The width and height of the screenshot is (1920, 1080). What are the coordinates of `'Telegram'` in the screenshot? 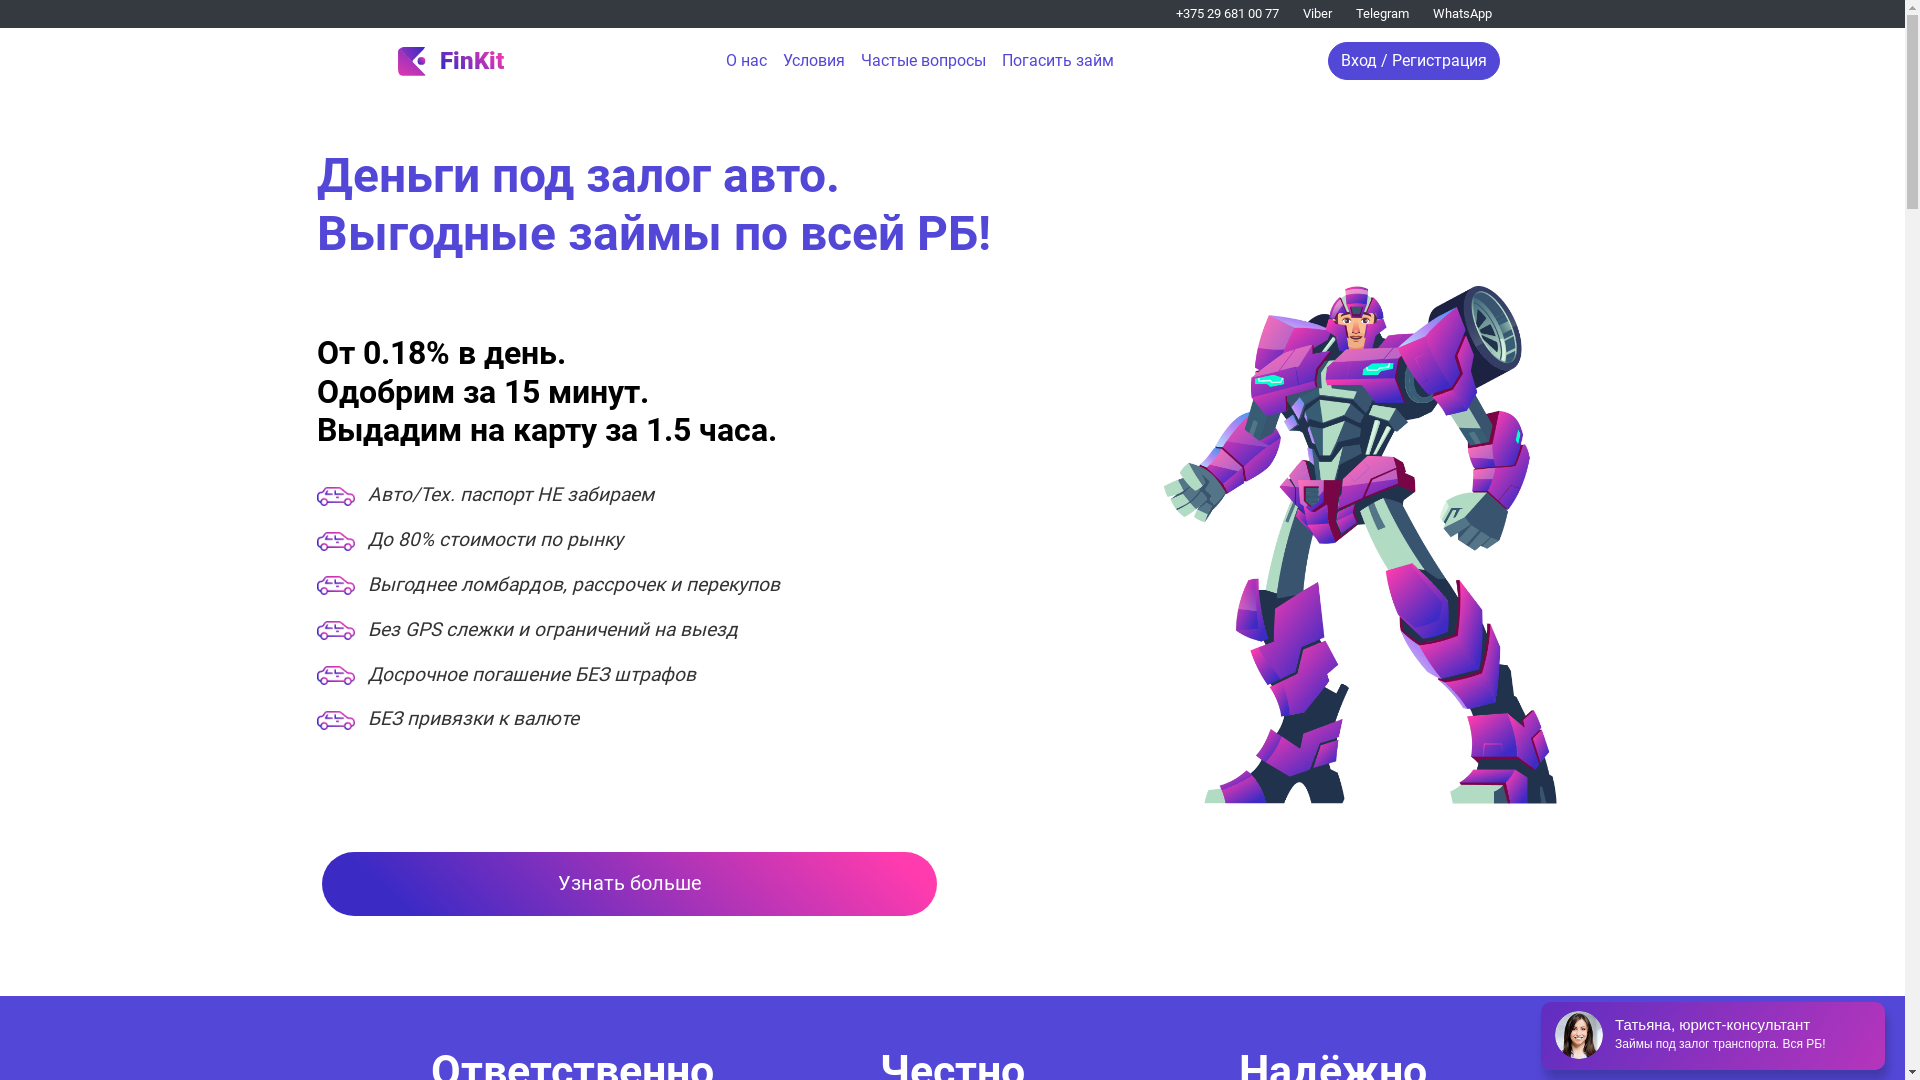 It's located at (1331, 14).